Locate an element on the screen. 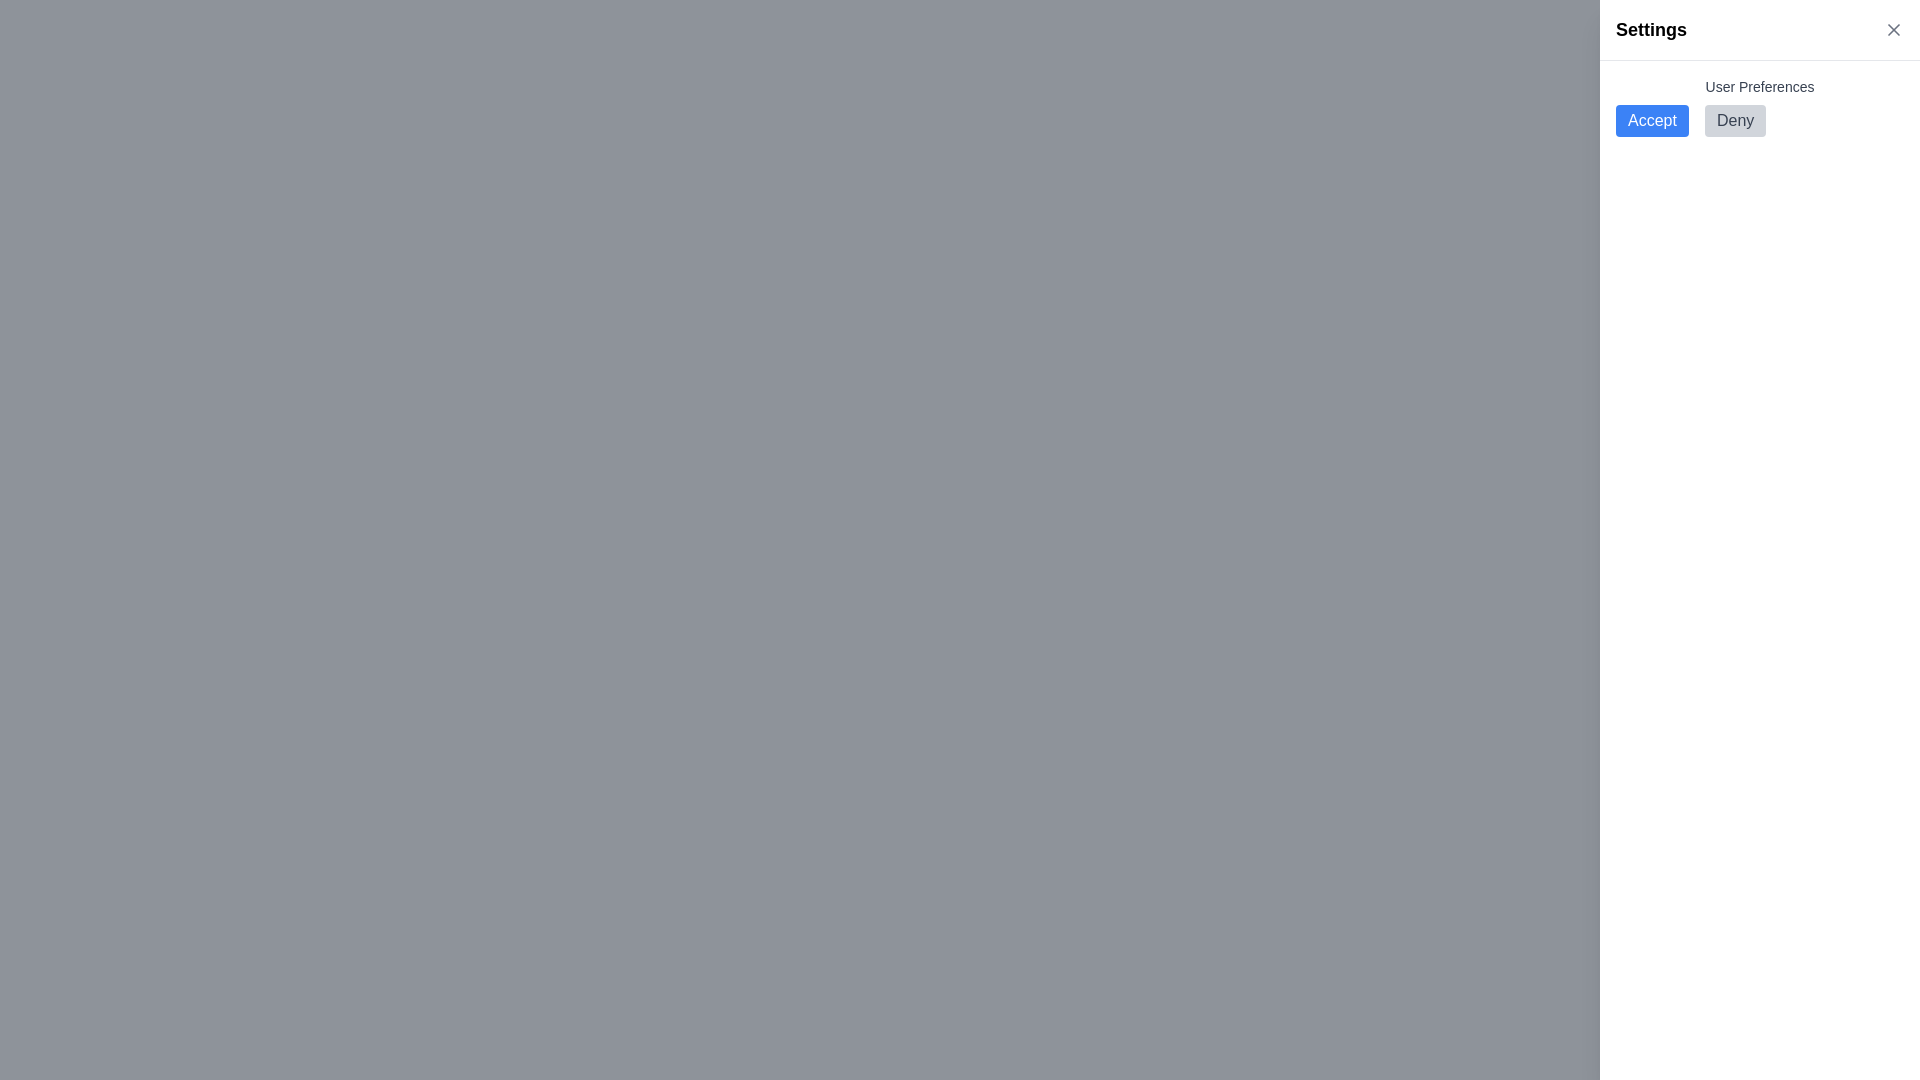  the confirm button located on the right side of the 'Settings' panel is located at coordinates (1652, 120).